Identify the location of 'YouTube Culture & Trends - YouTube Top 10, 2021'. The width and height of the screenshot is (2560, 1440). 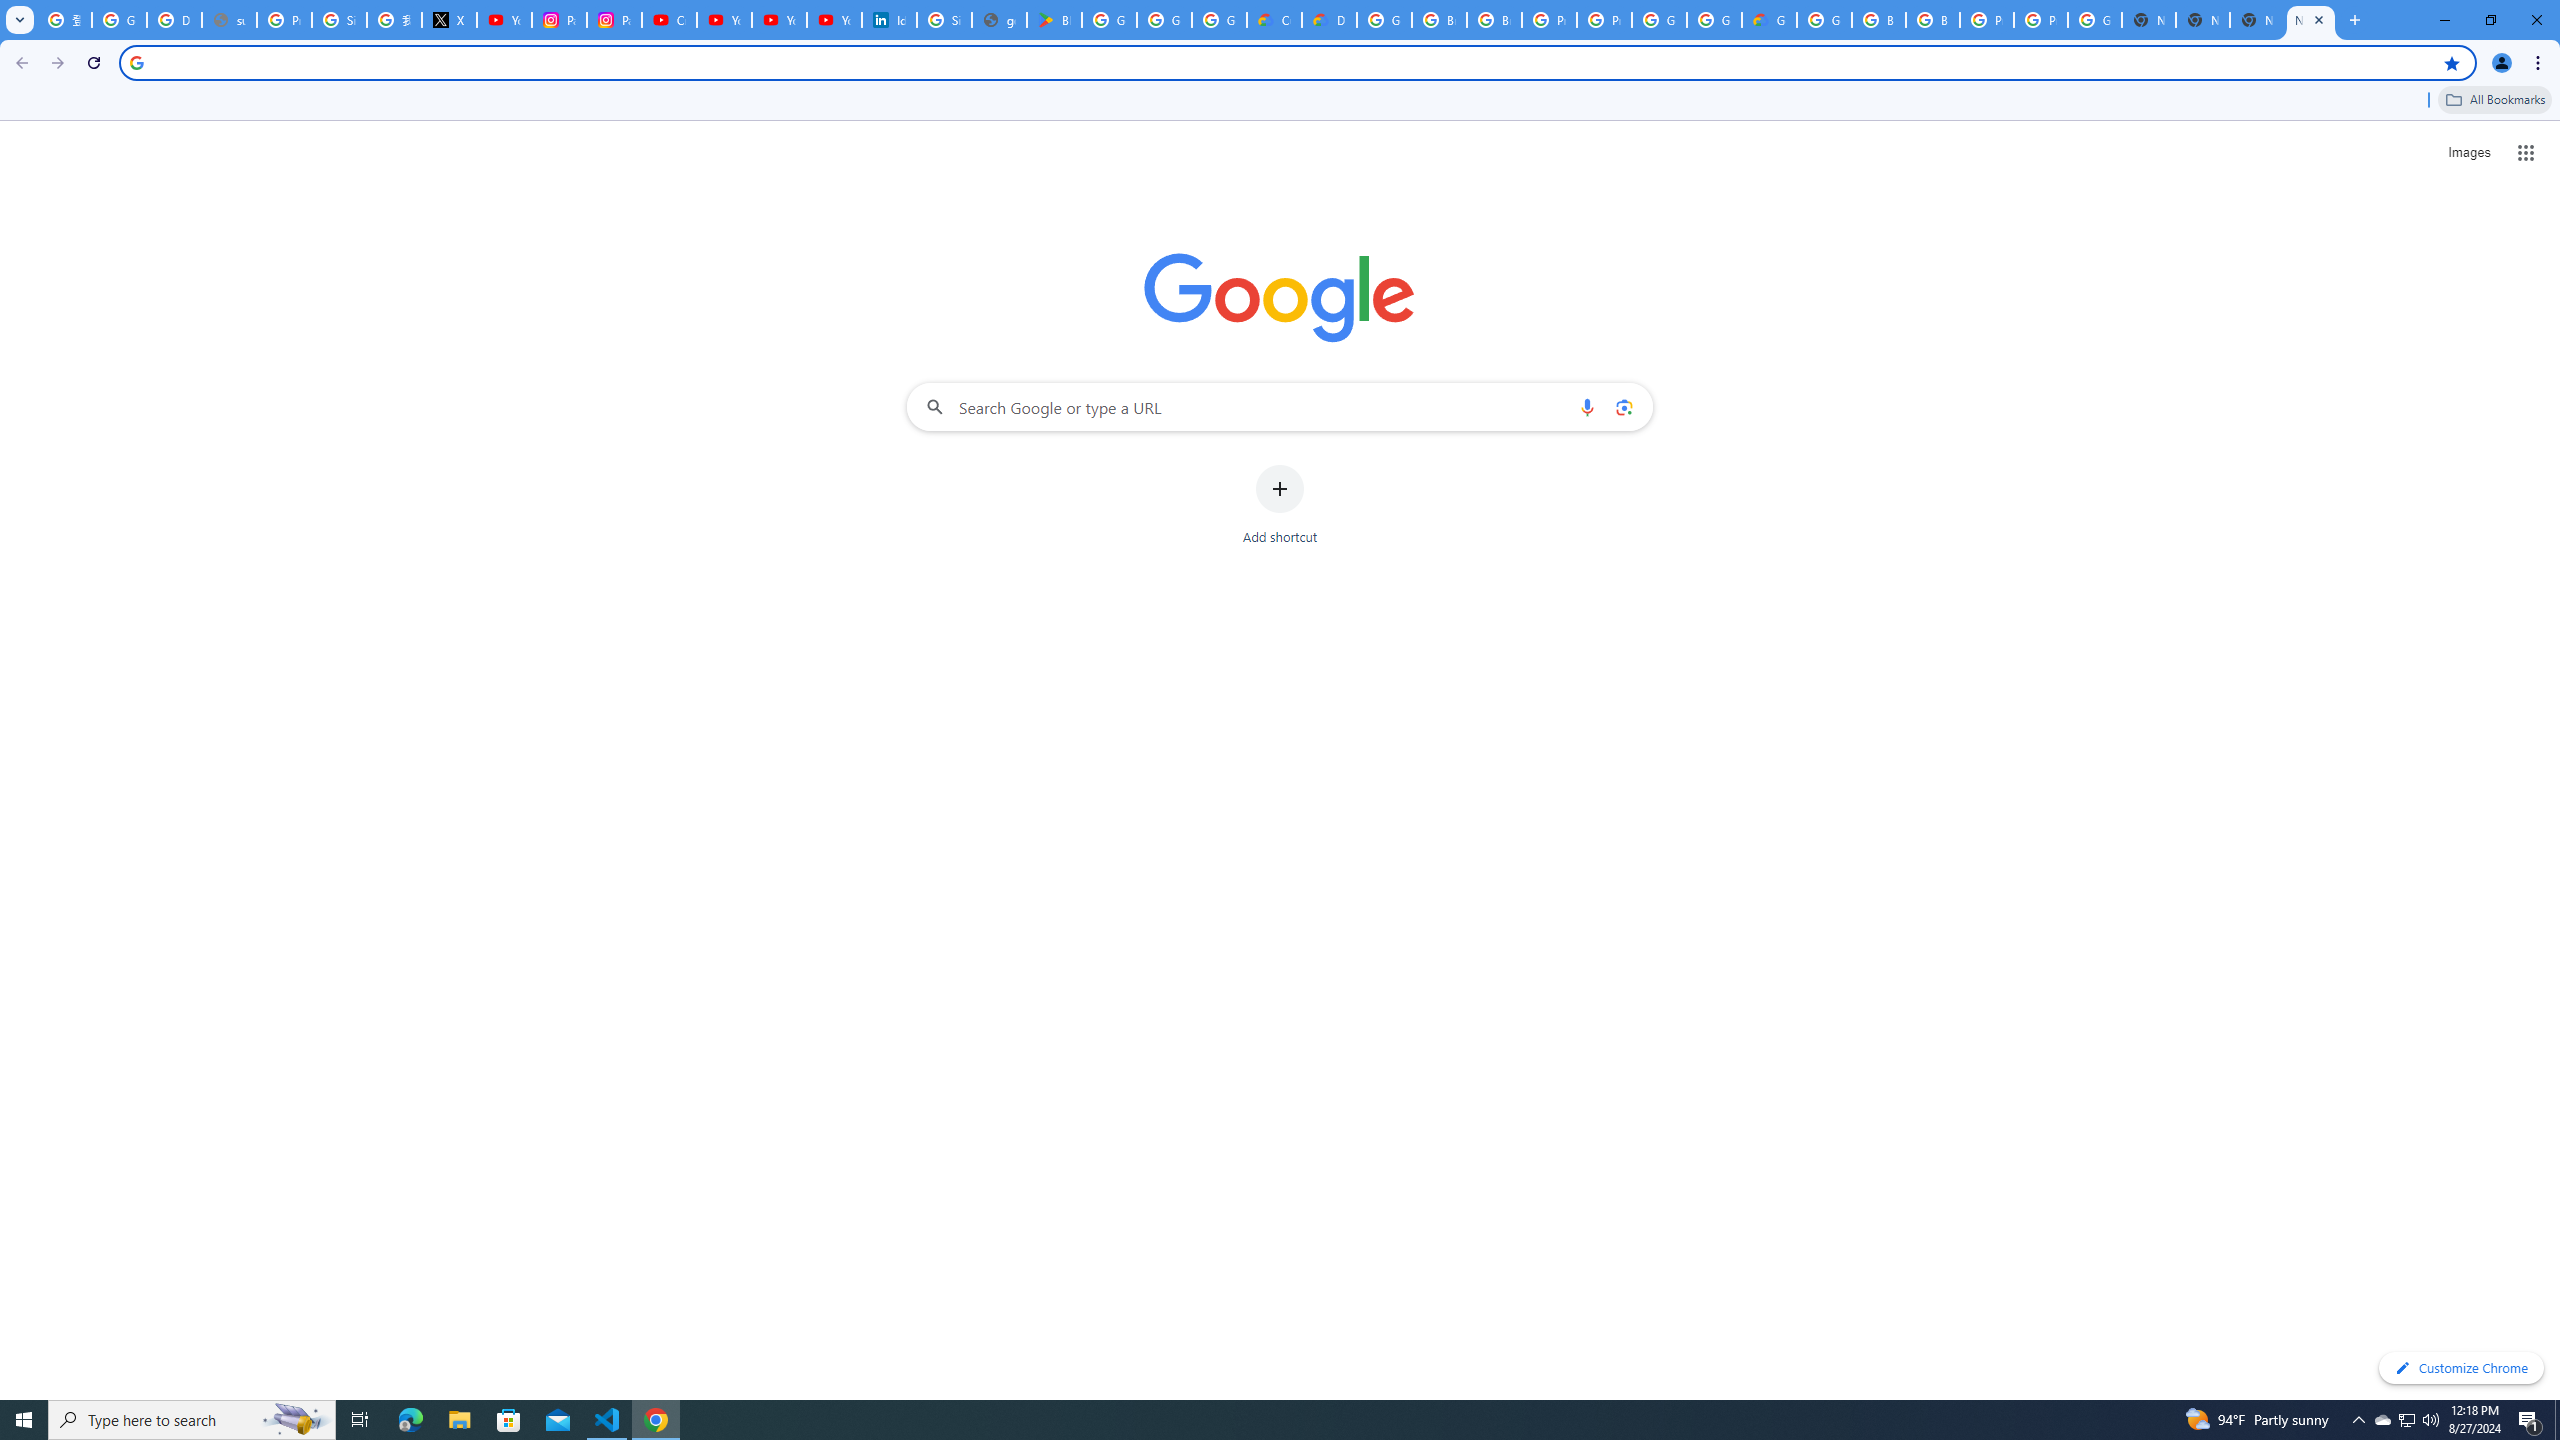
(778, 19).